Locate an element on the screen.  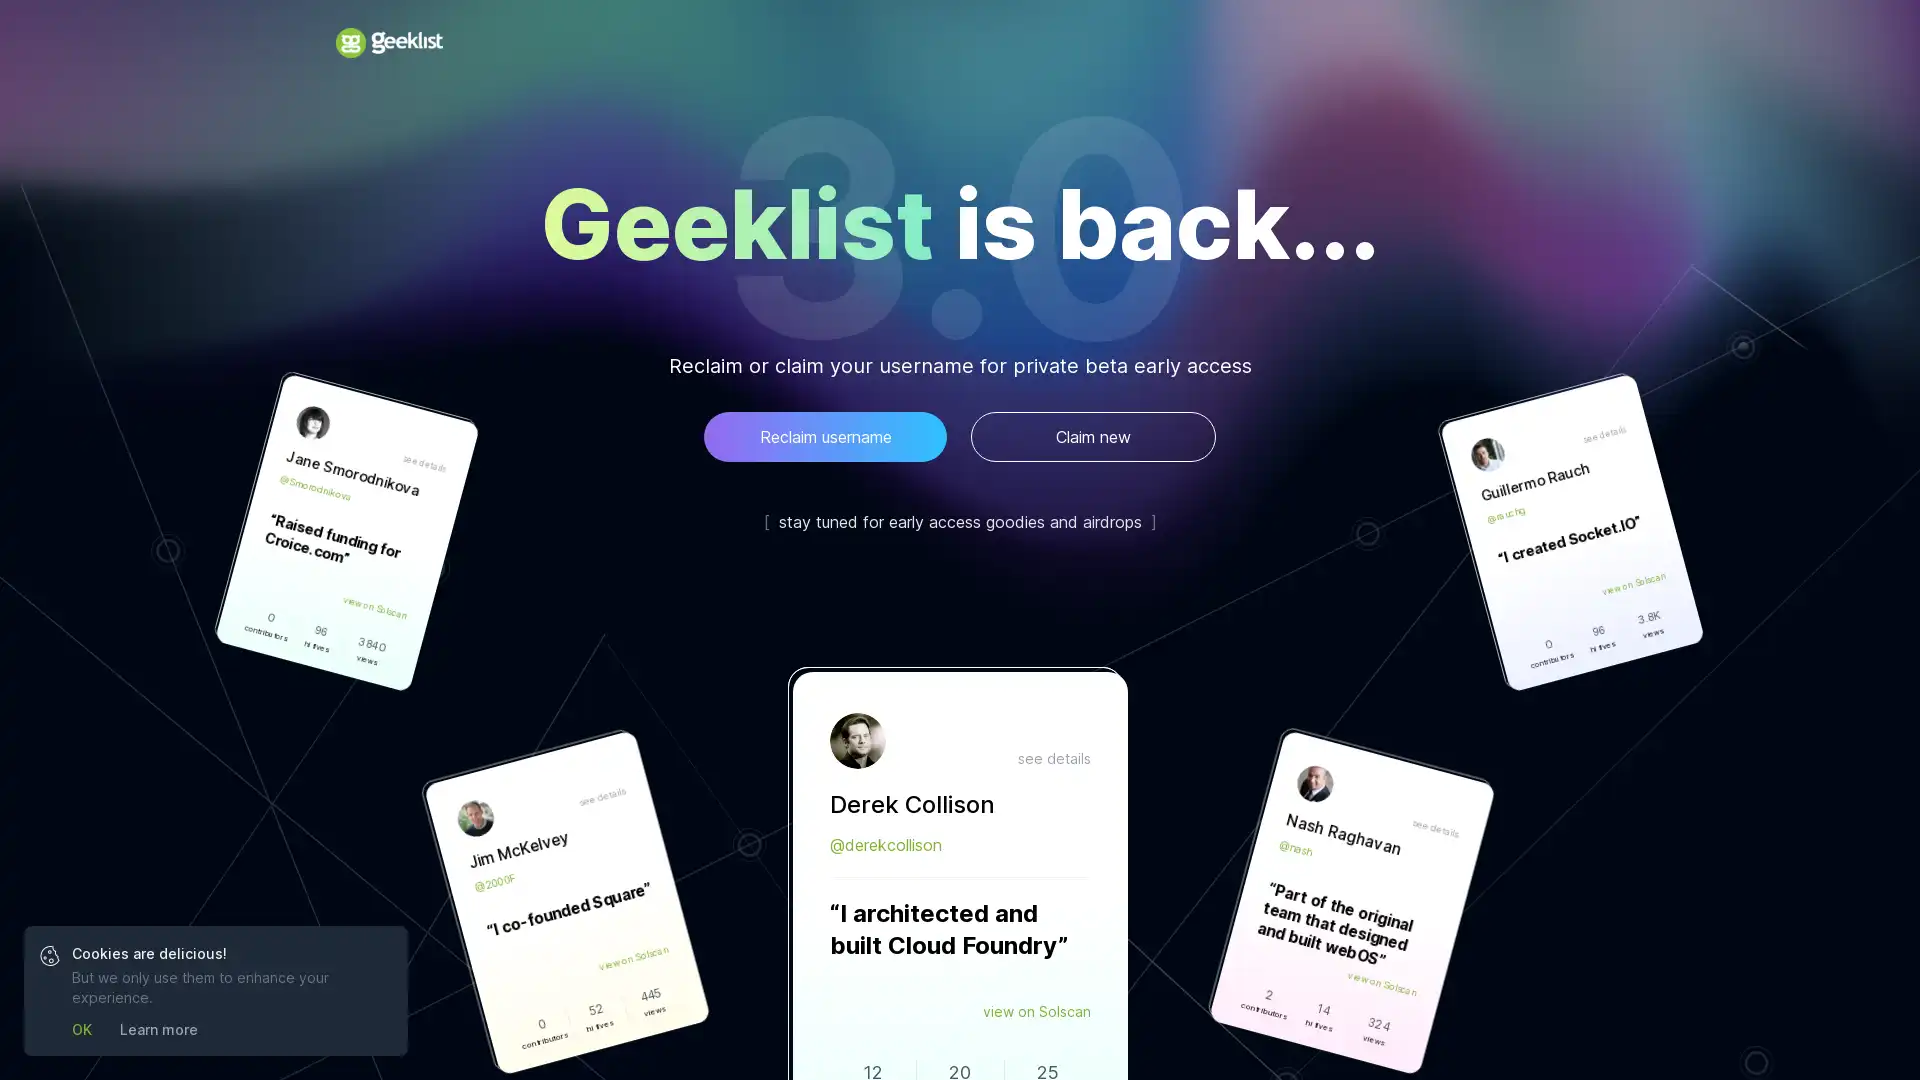
OK is located at coordinates (80, 1029).